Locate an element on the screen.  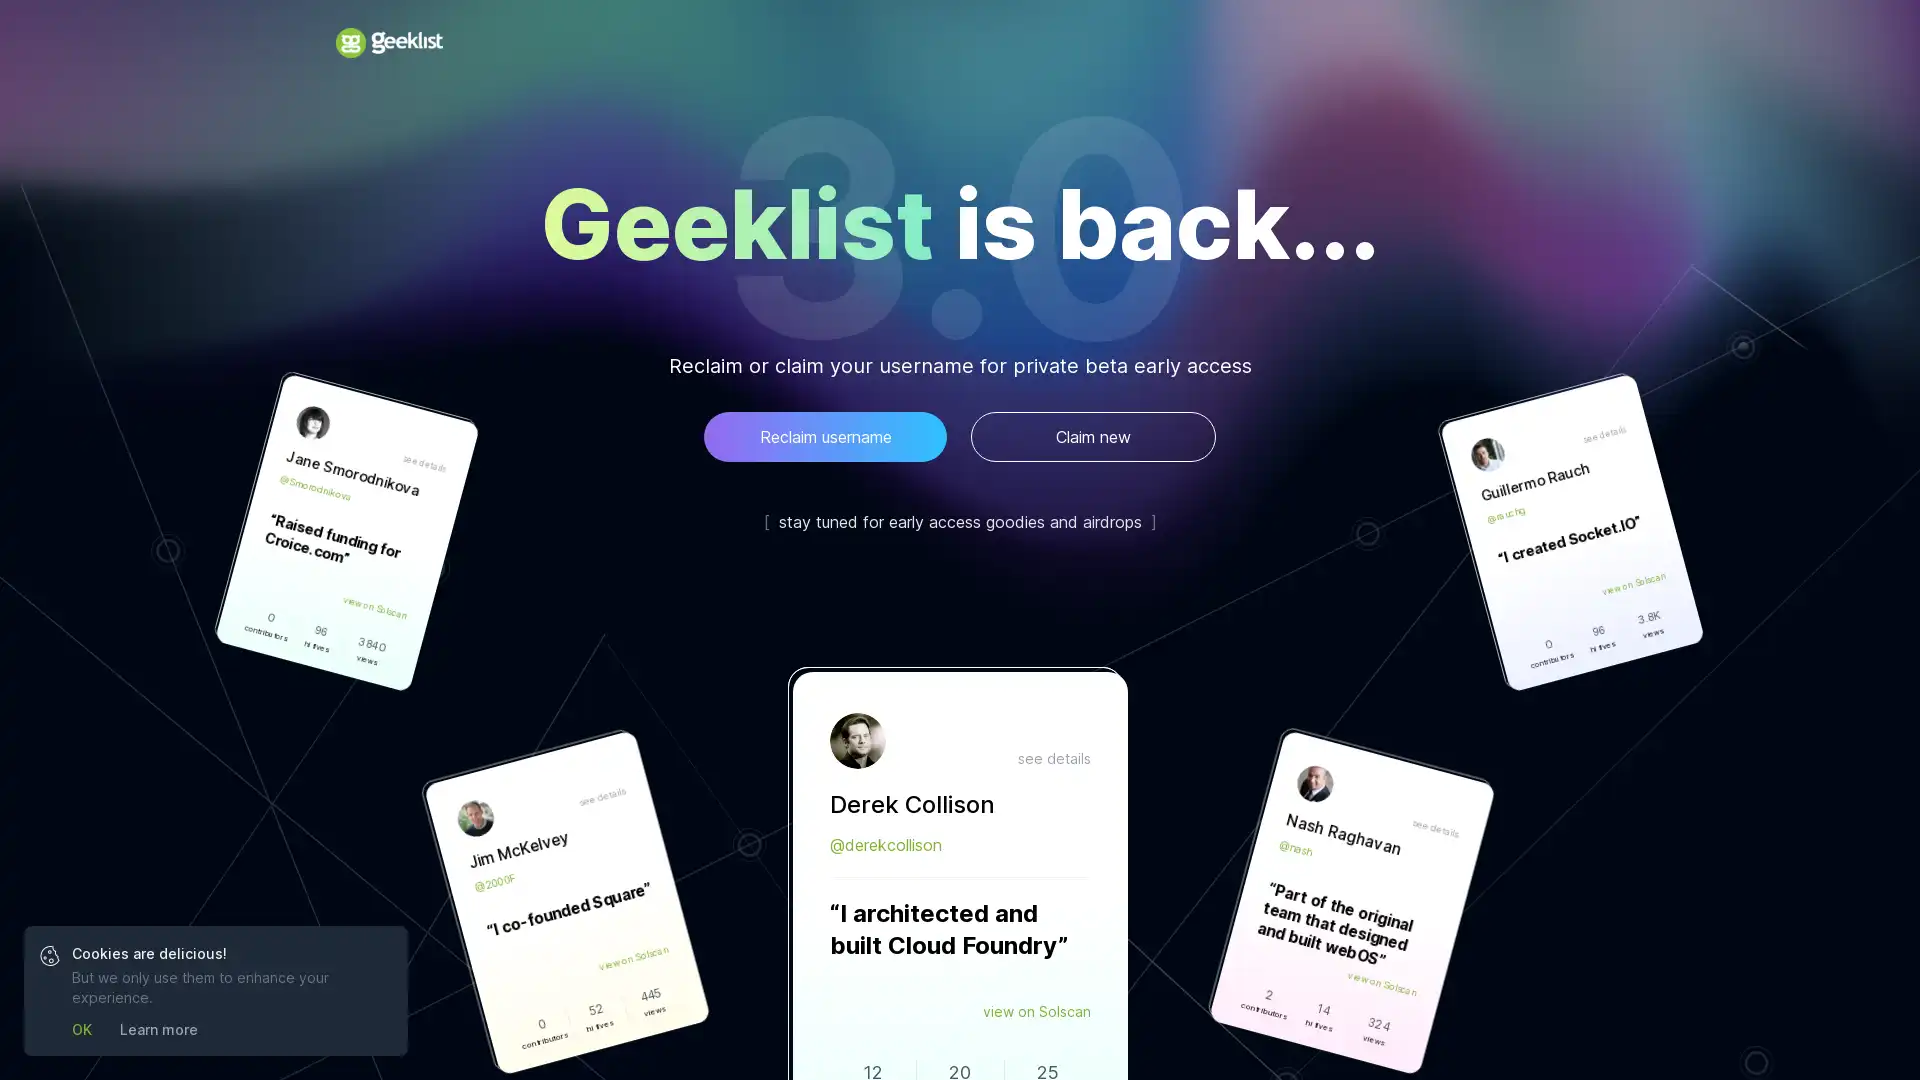
OK is located at coordinates (80, 1029).